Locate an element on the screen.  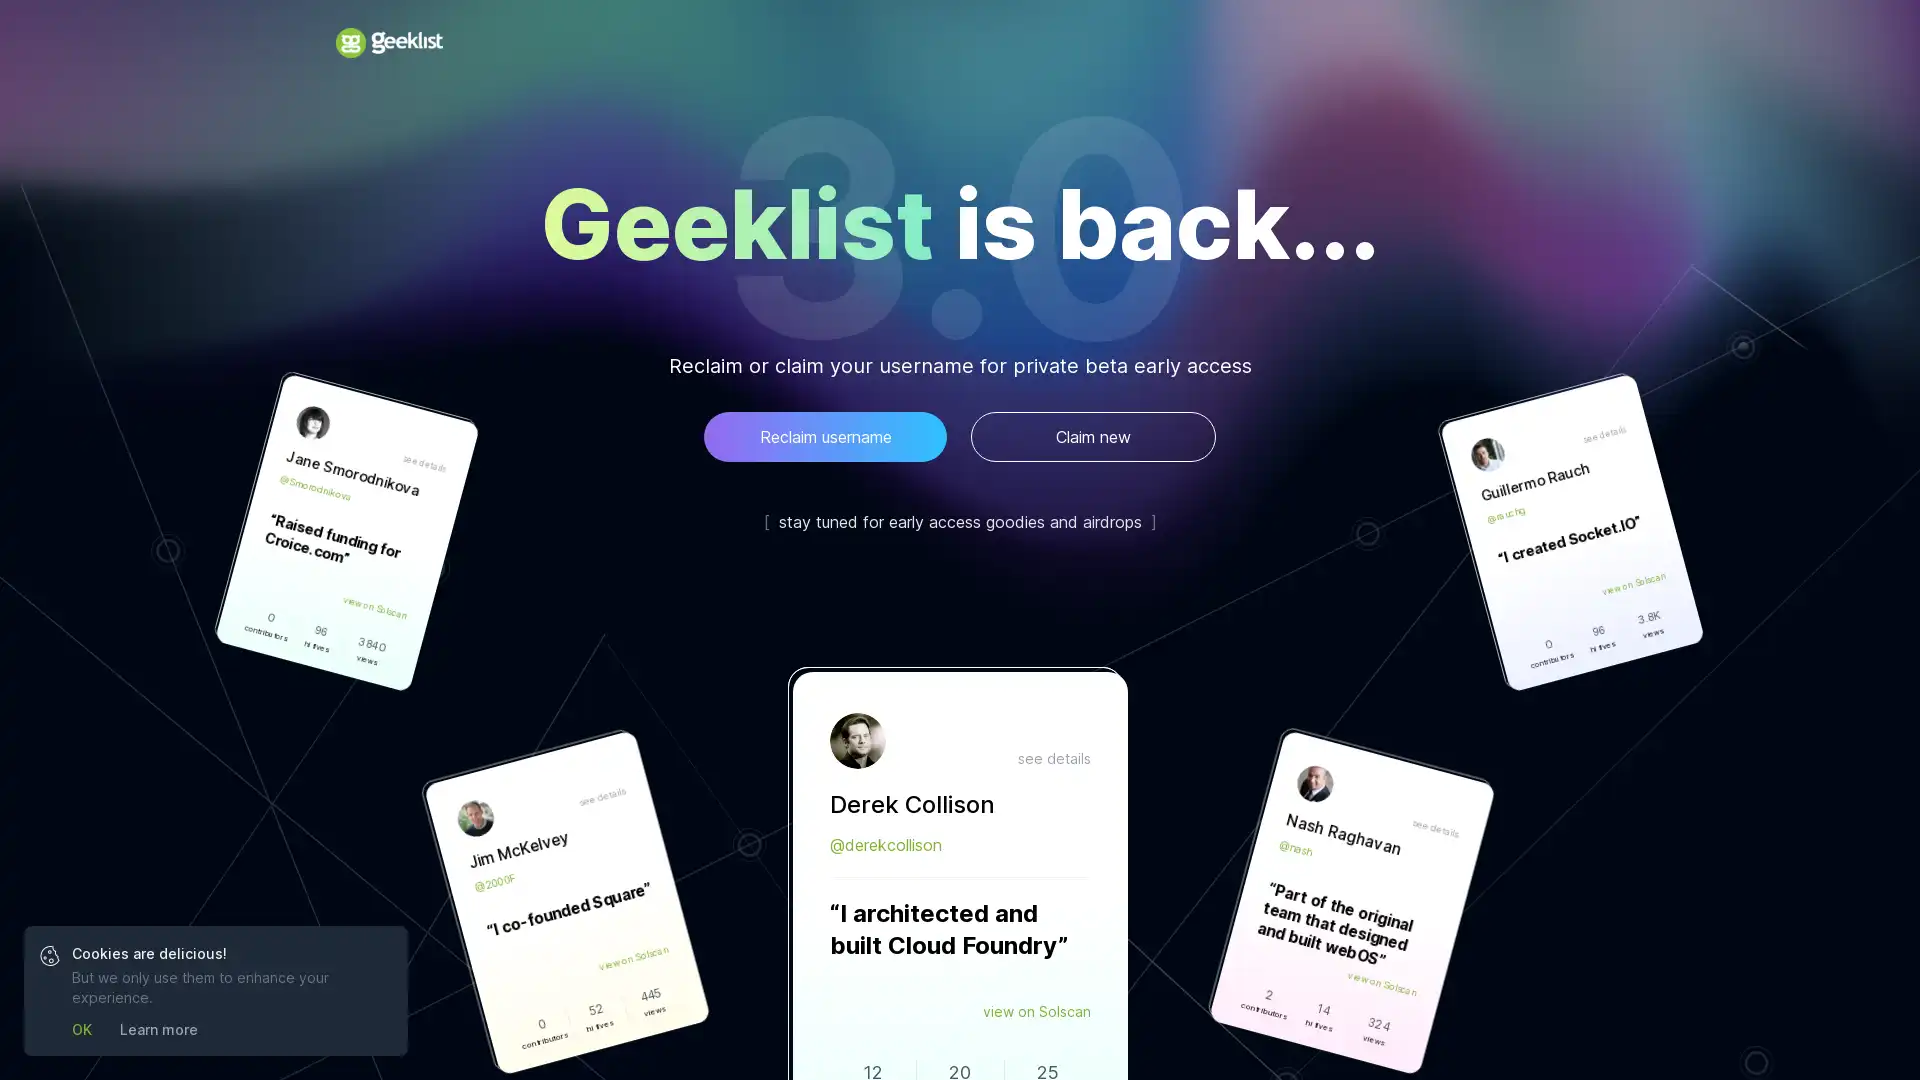
OK is located at coordinates (80, 1029).